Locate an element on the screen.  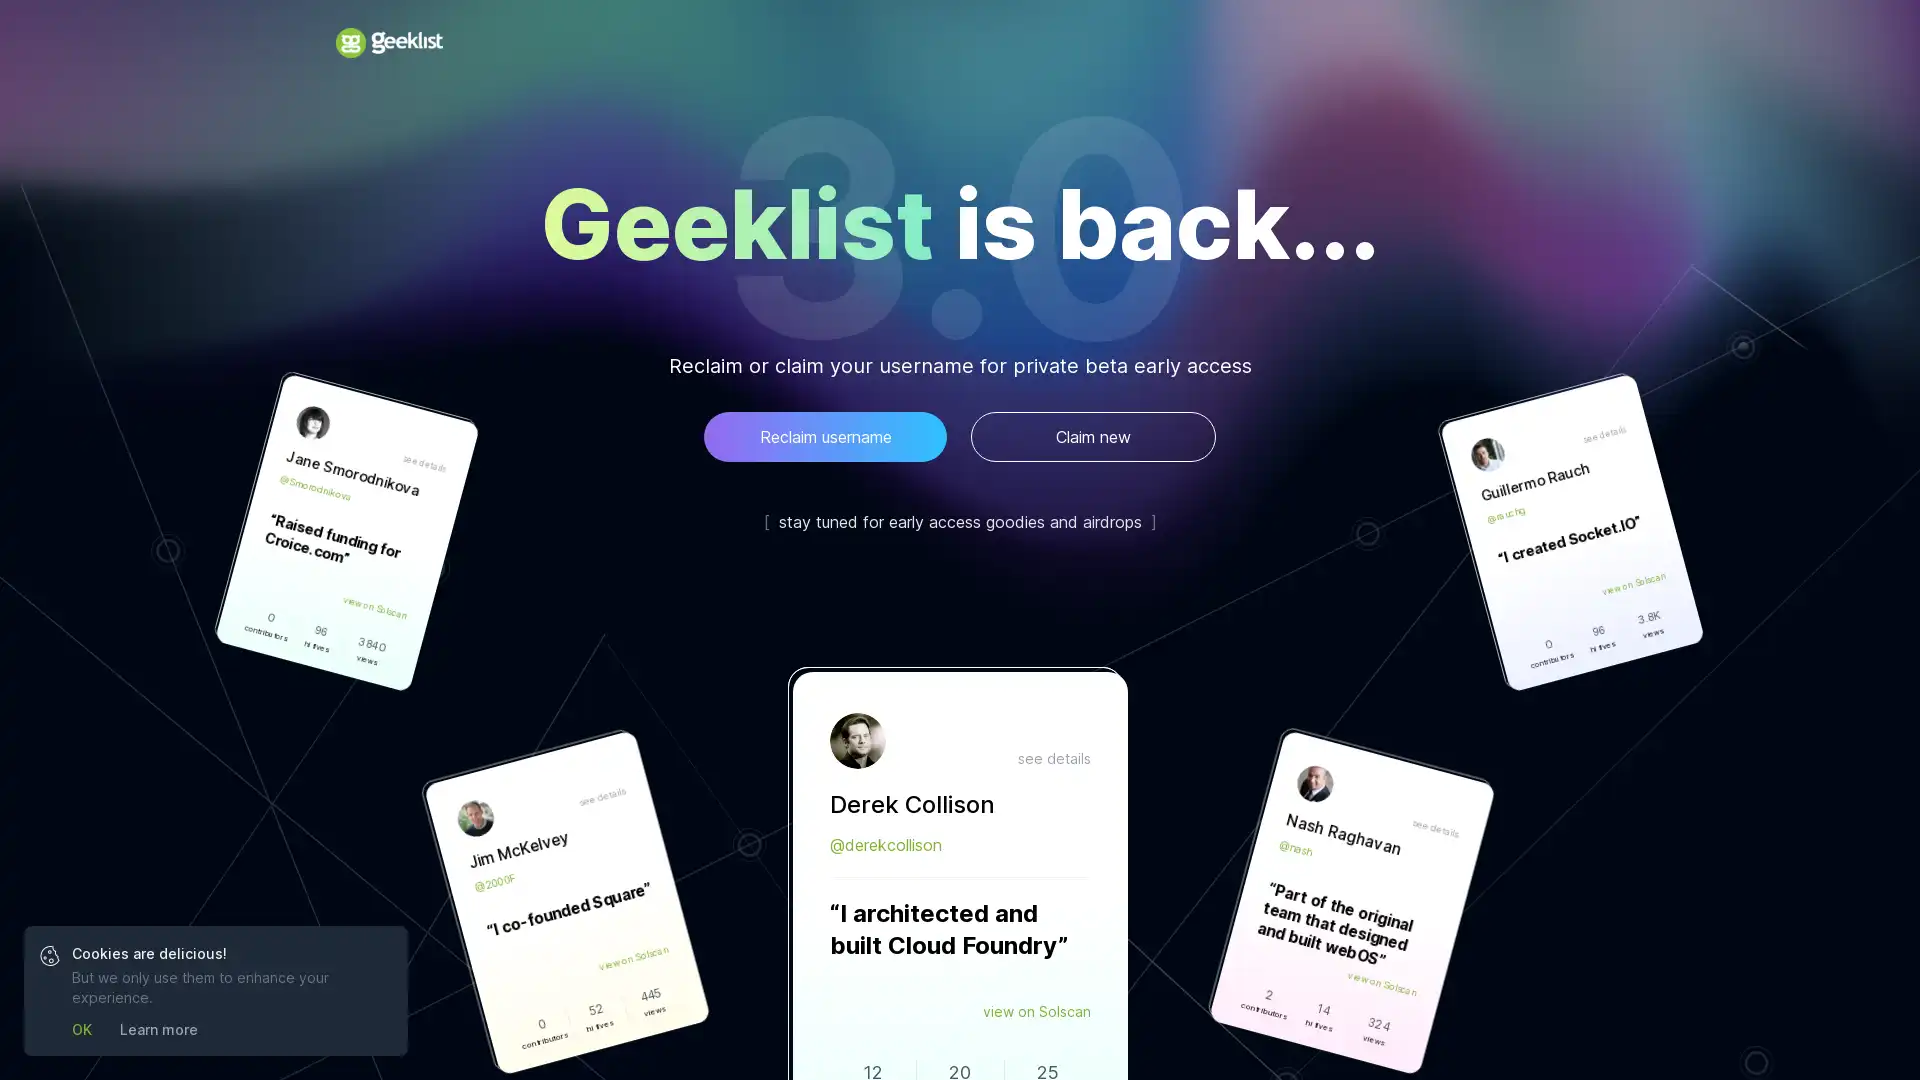
OK is located at coordinates (80, 1029).